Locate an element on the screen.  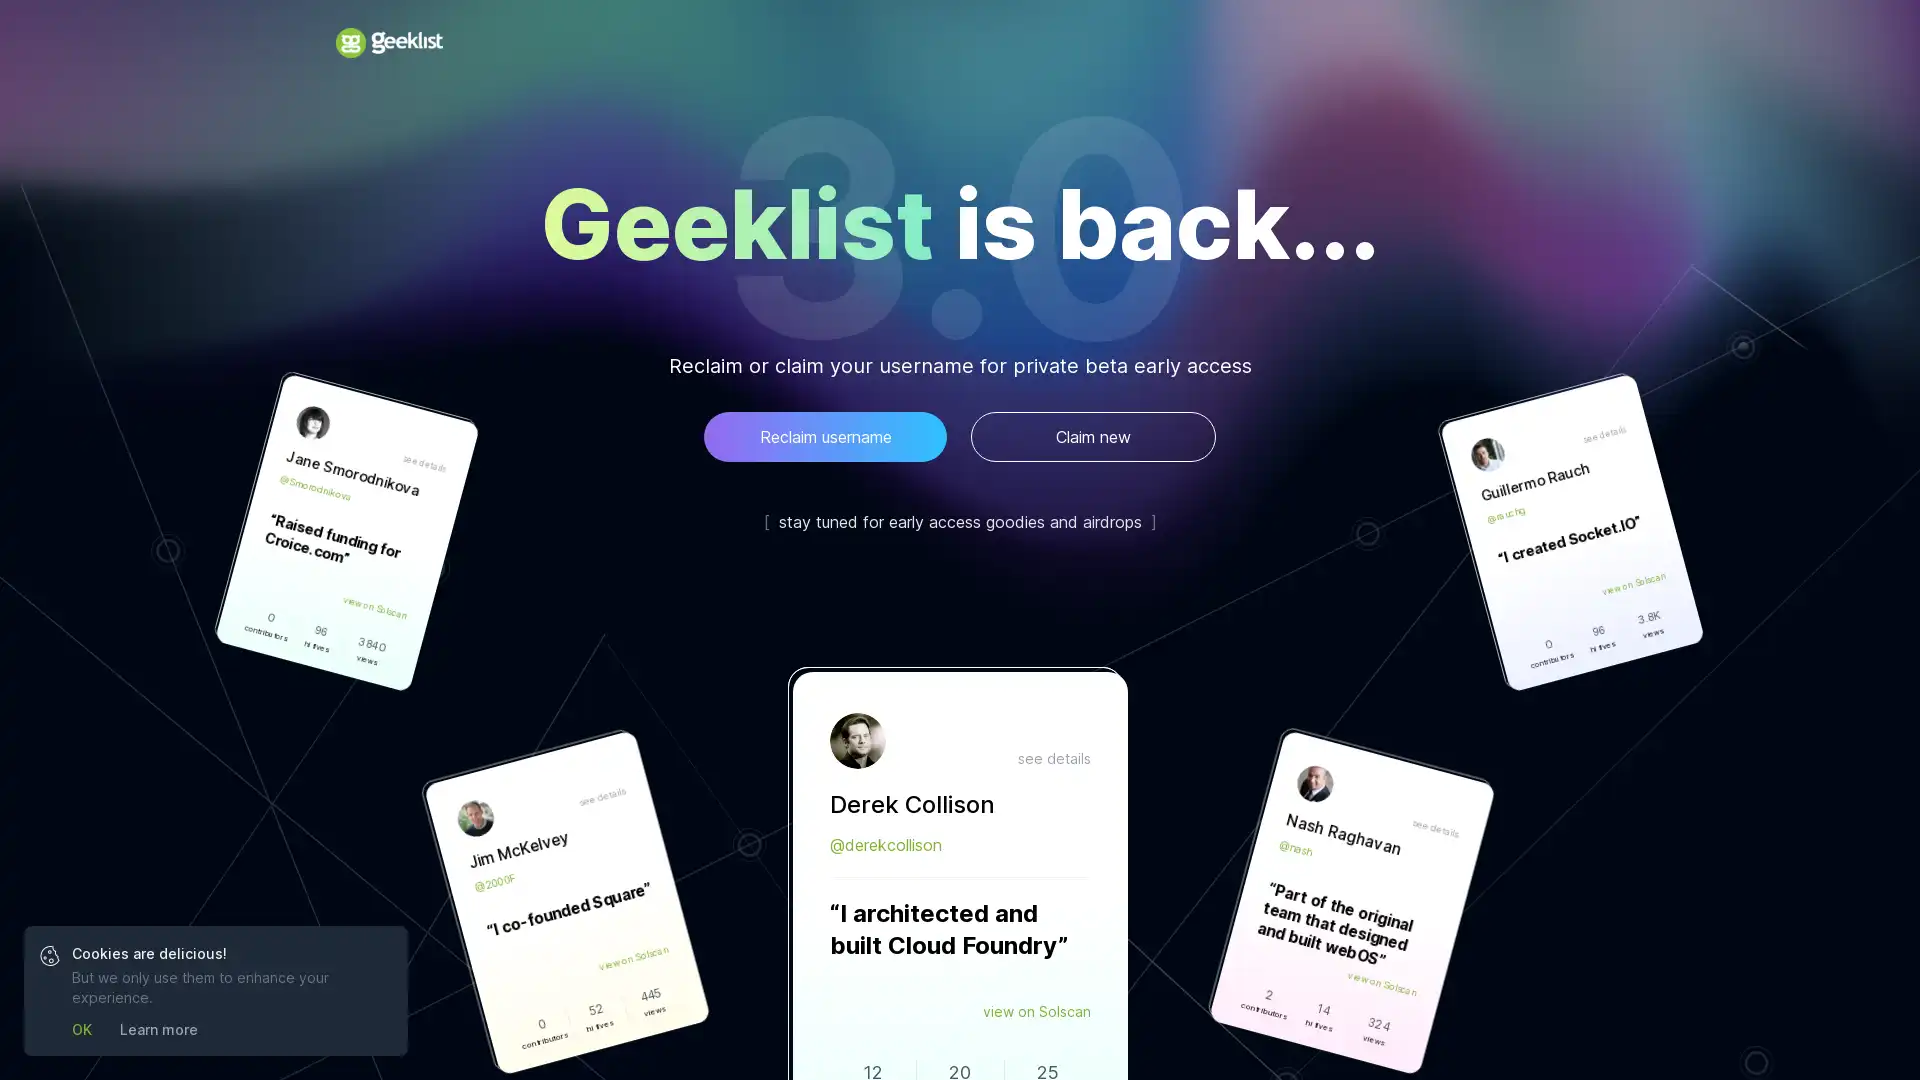
OK is located at coordinates (80, 1029).